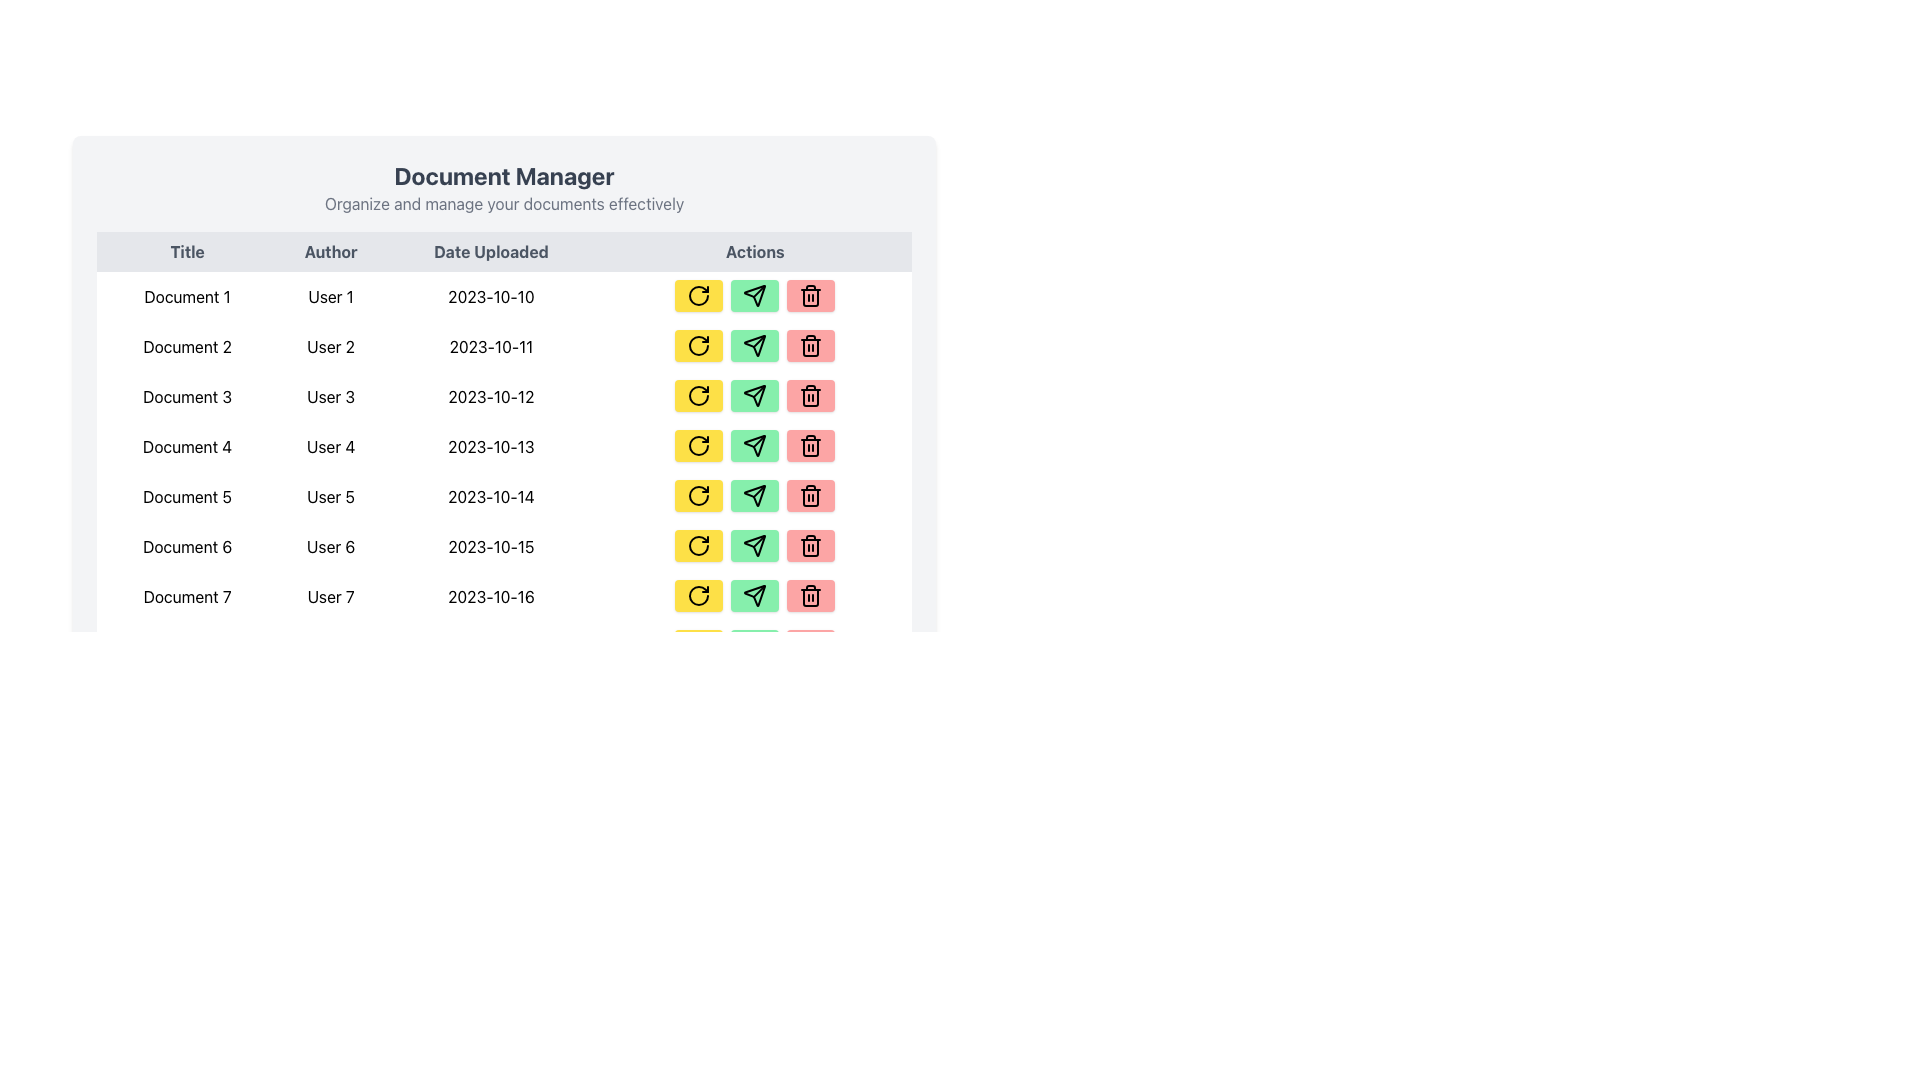 This screenshot has width=1920, height=1080. I want to click on the third button in the 'Actions' column with a red background and a trash icon, corresponding to 'Document 6', so click(811, 495).